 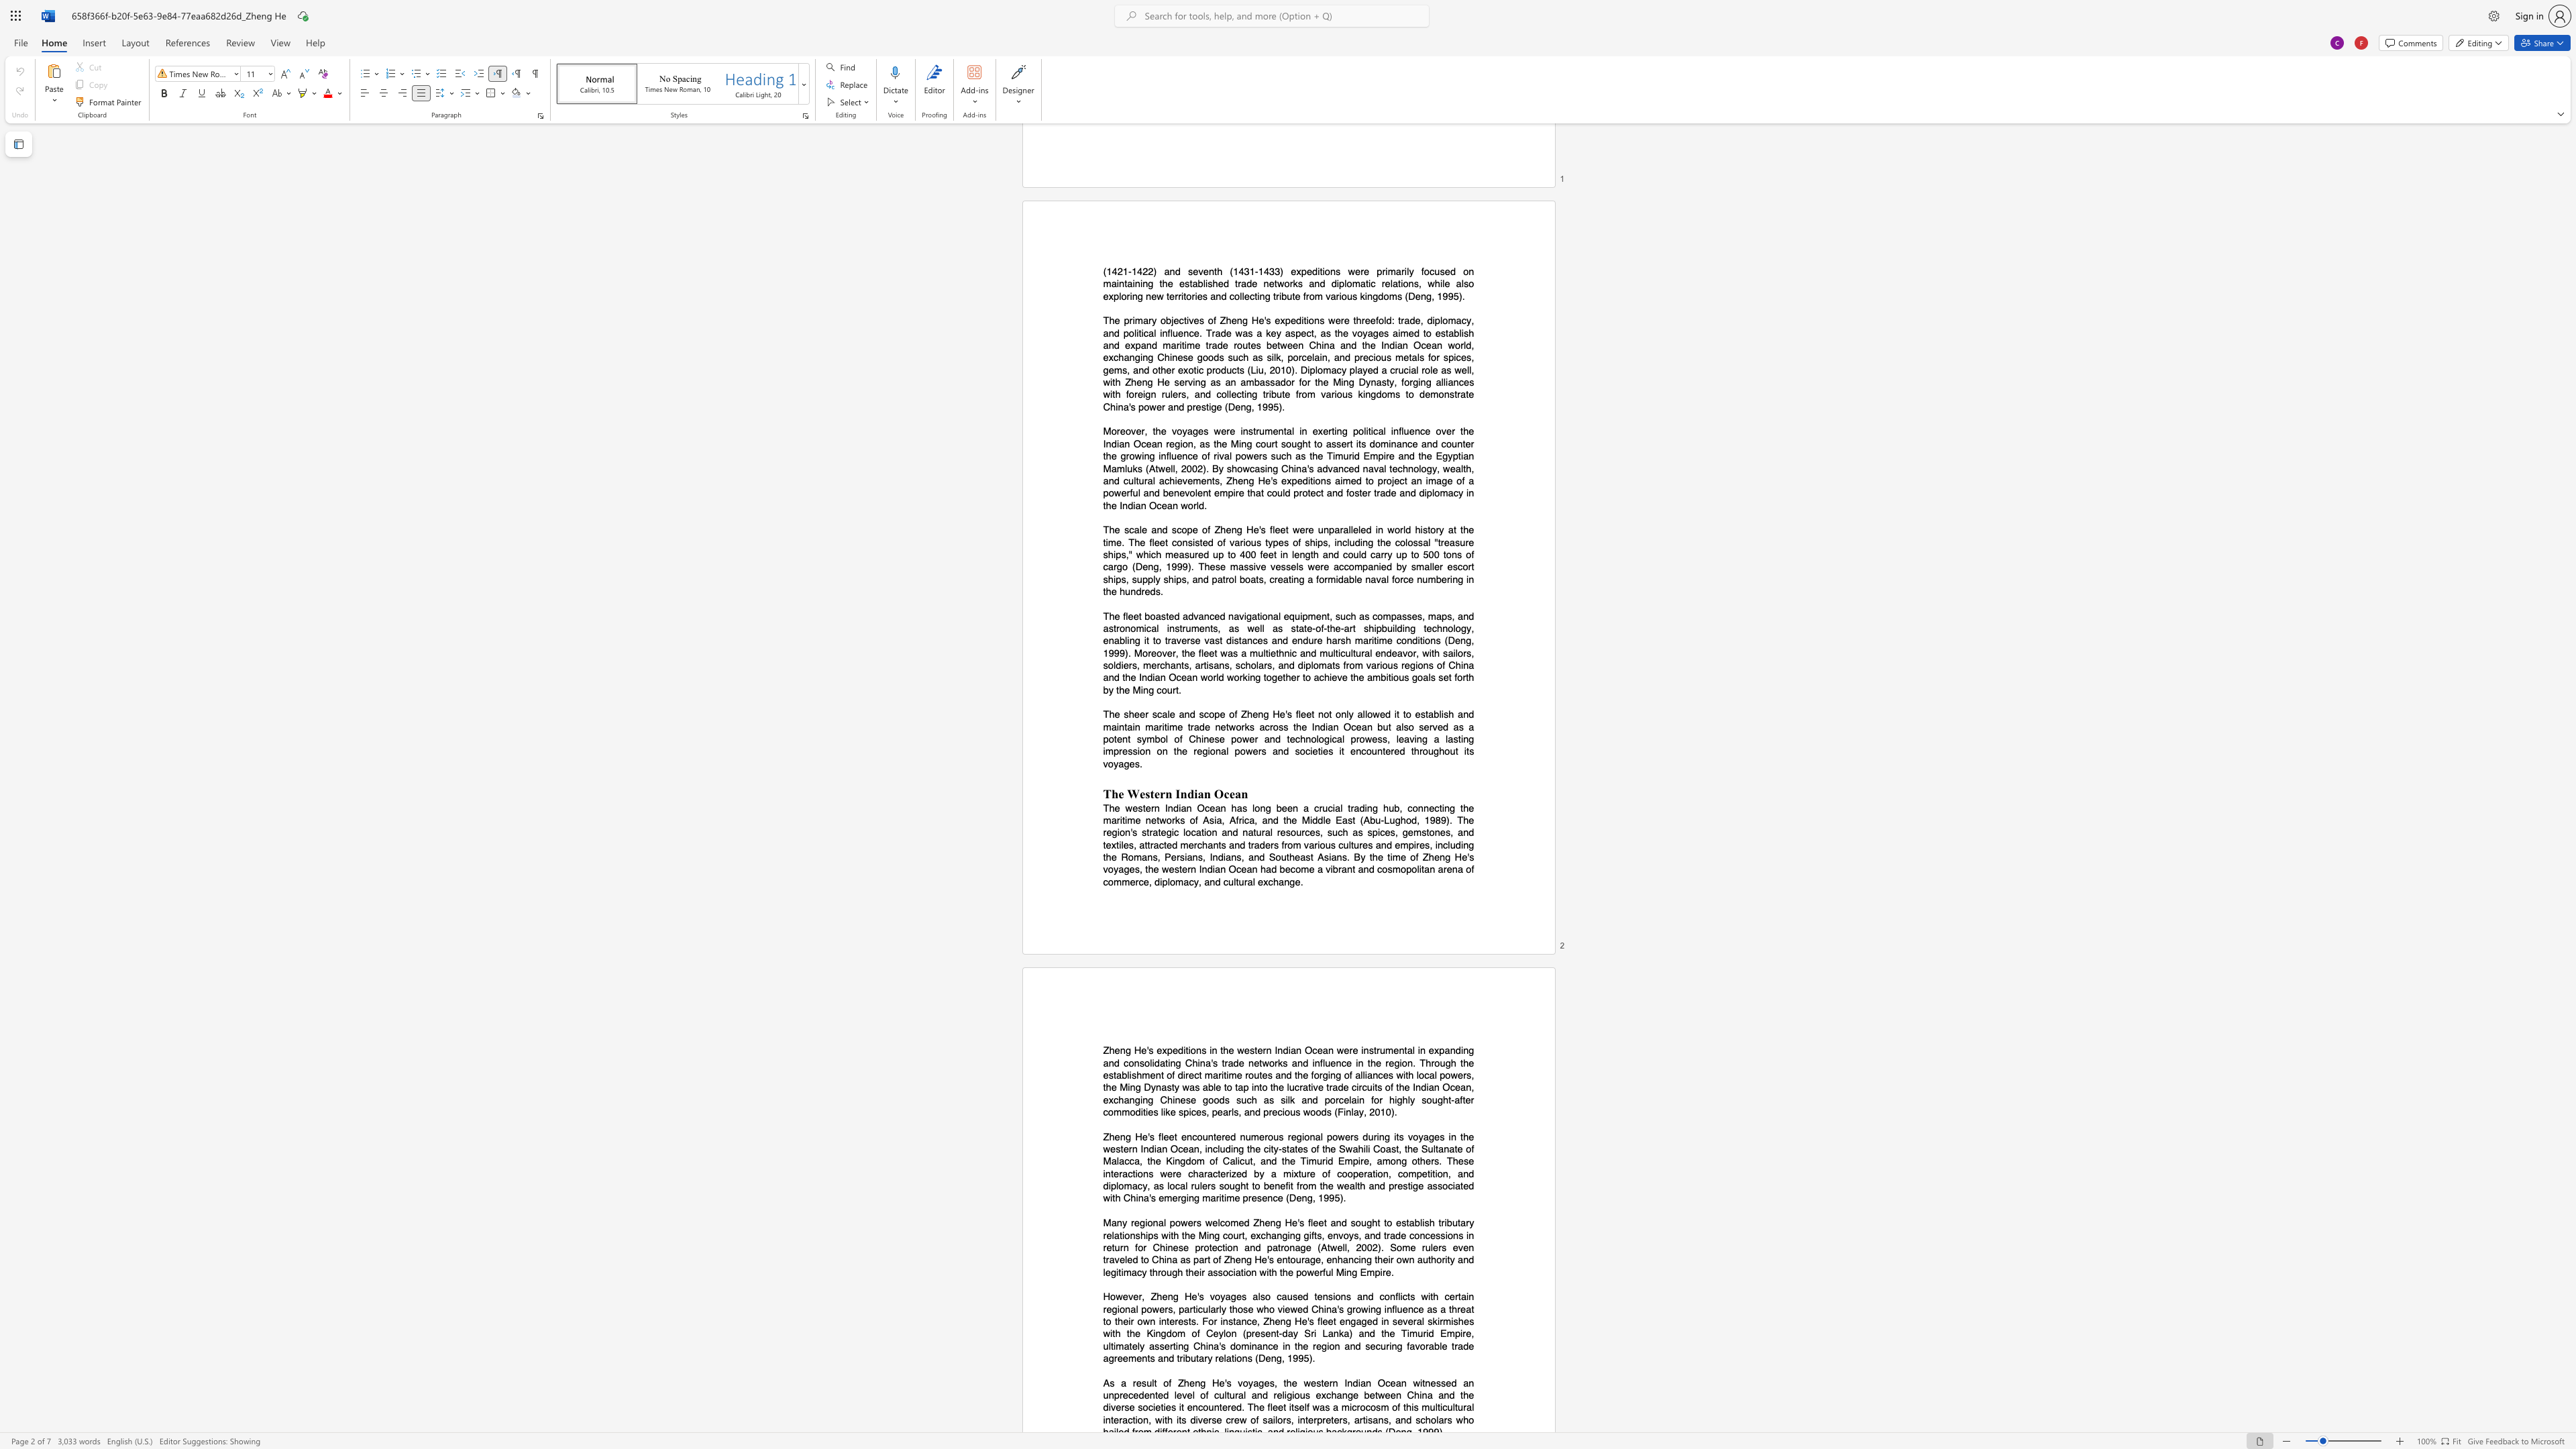 I want to click on the space between the continuous character "1" and "9" in the text, so click(x=1323, y=1197).